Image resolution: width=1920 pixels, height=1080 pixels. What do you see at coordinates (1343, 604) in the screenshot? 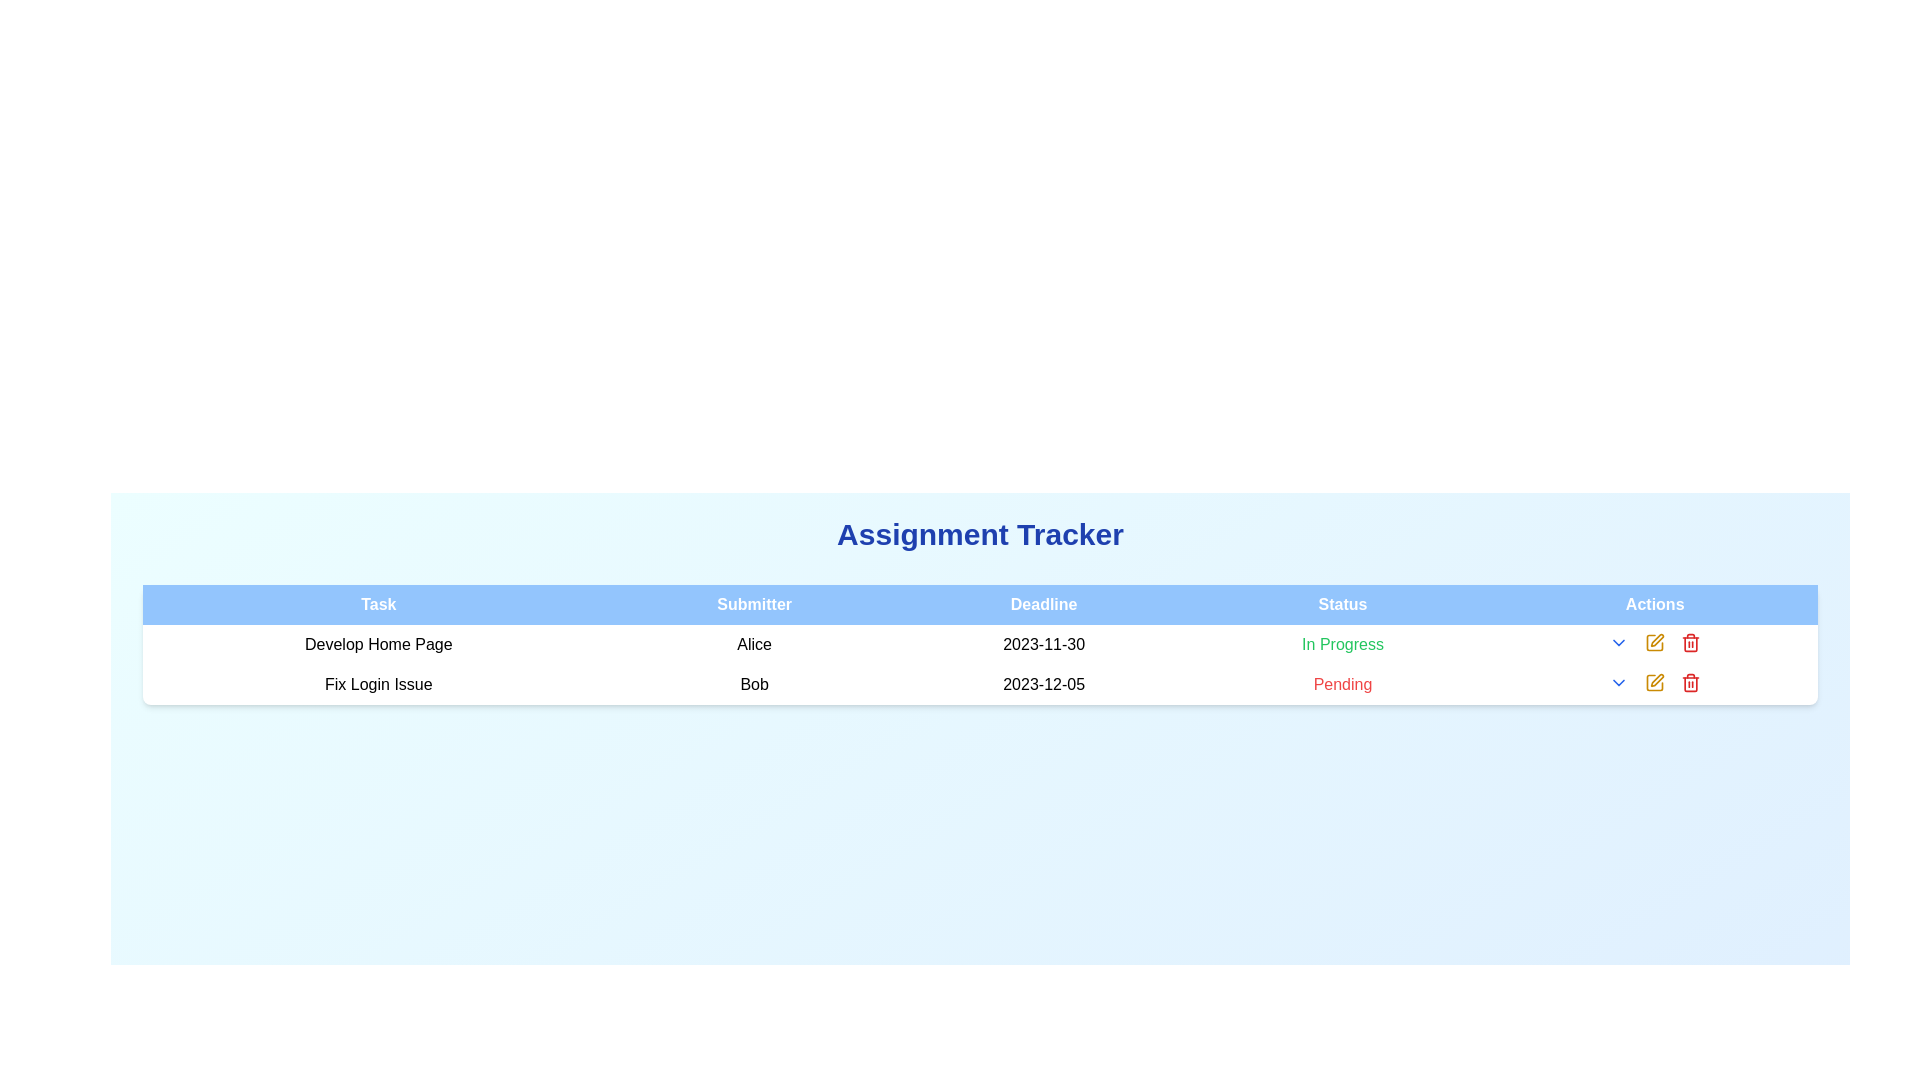
I see `the 'Status' header label, which is the fourth item in a row of five headers, indicating status information for the corresponding rows in the table` at bounding box center [1343, 604].